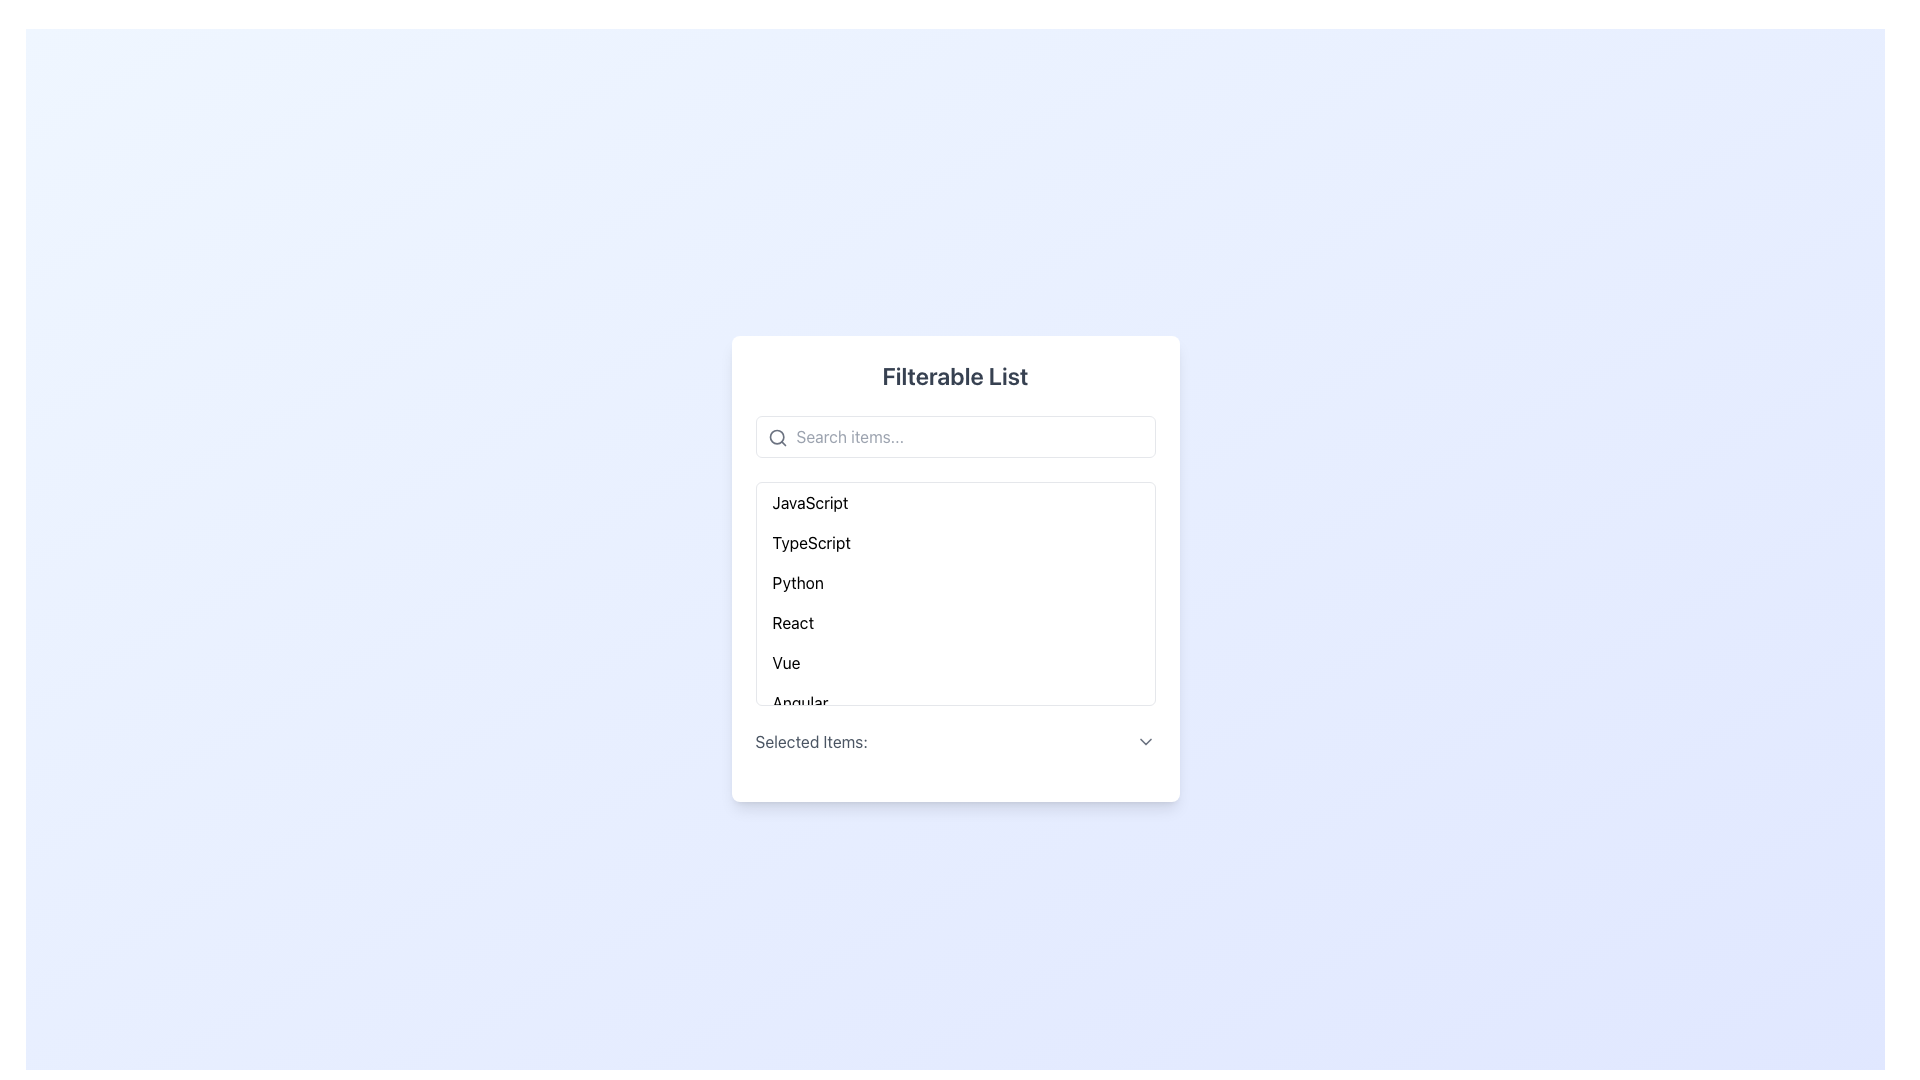 The height and width of the screenshot is (1080, 1920). What do you see at coordinates (1145, 741) in the screenshot?
I see `the Dropdown toggle icon located to the right of the 'Selected Items:' label` at bounding box center [1145, 741].